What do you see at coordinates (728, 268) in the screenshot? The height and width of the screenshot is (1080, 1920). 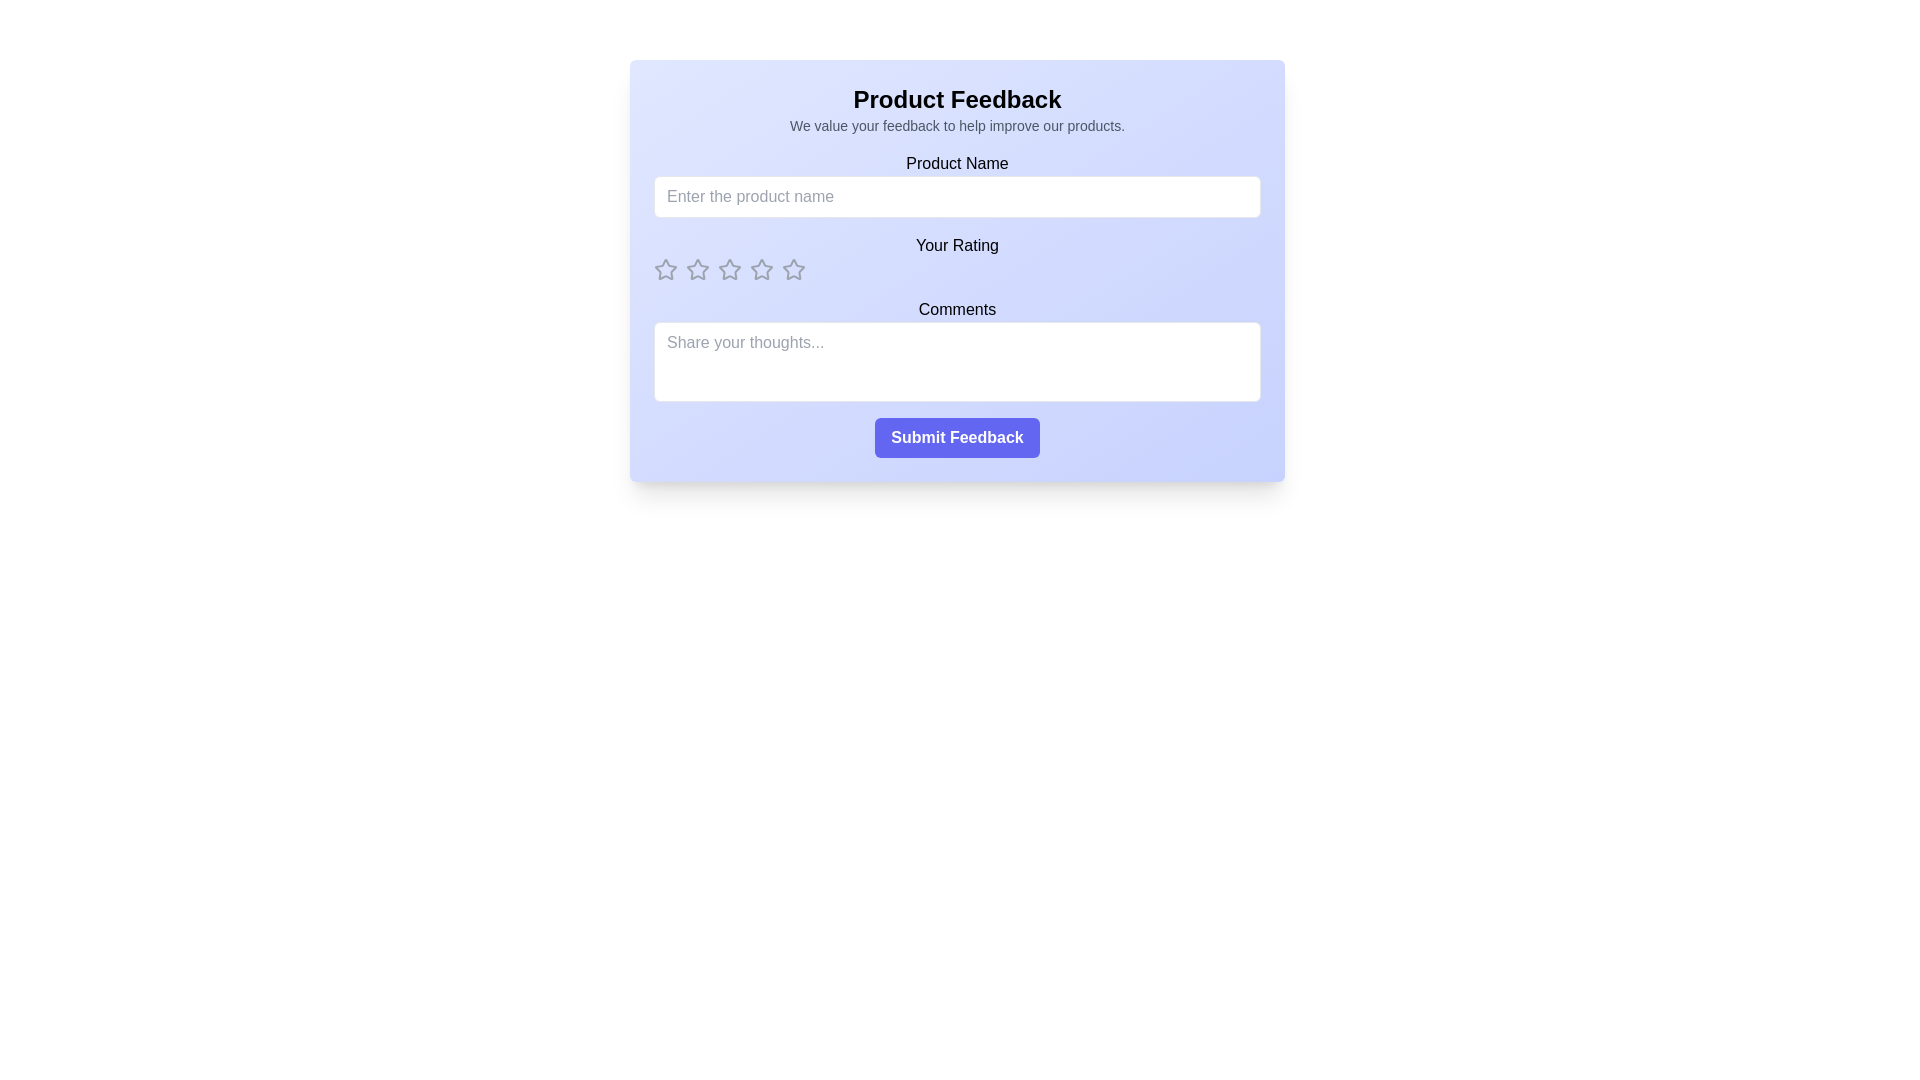 I see `the third star-shaped icon with a gray outline in the 'Your Rating' section` at bounding box center [728, 268].